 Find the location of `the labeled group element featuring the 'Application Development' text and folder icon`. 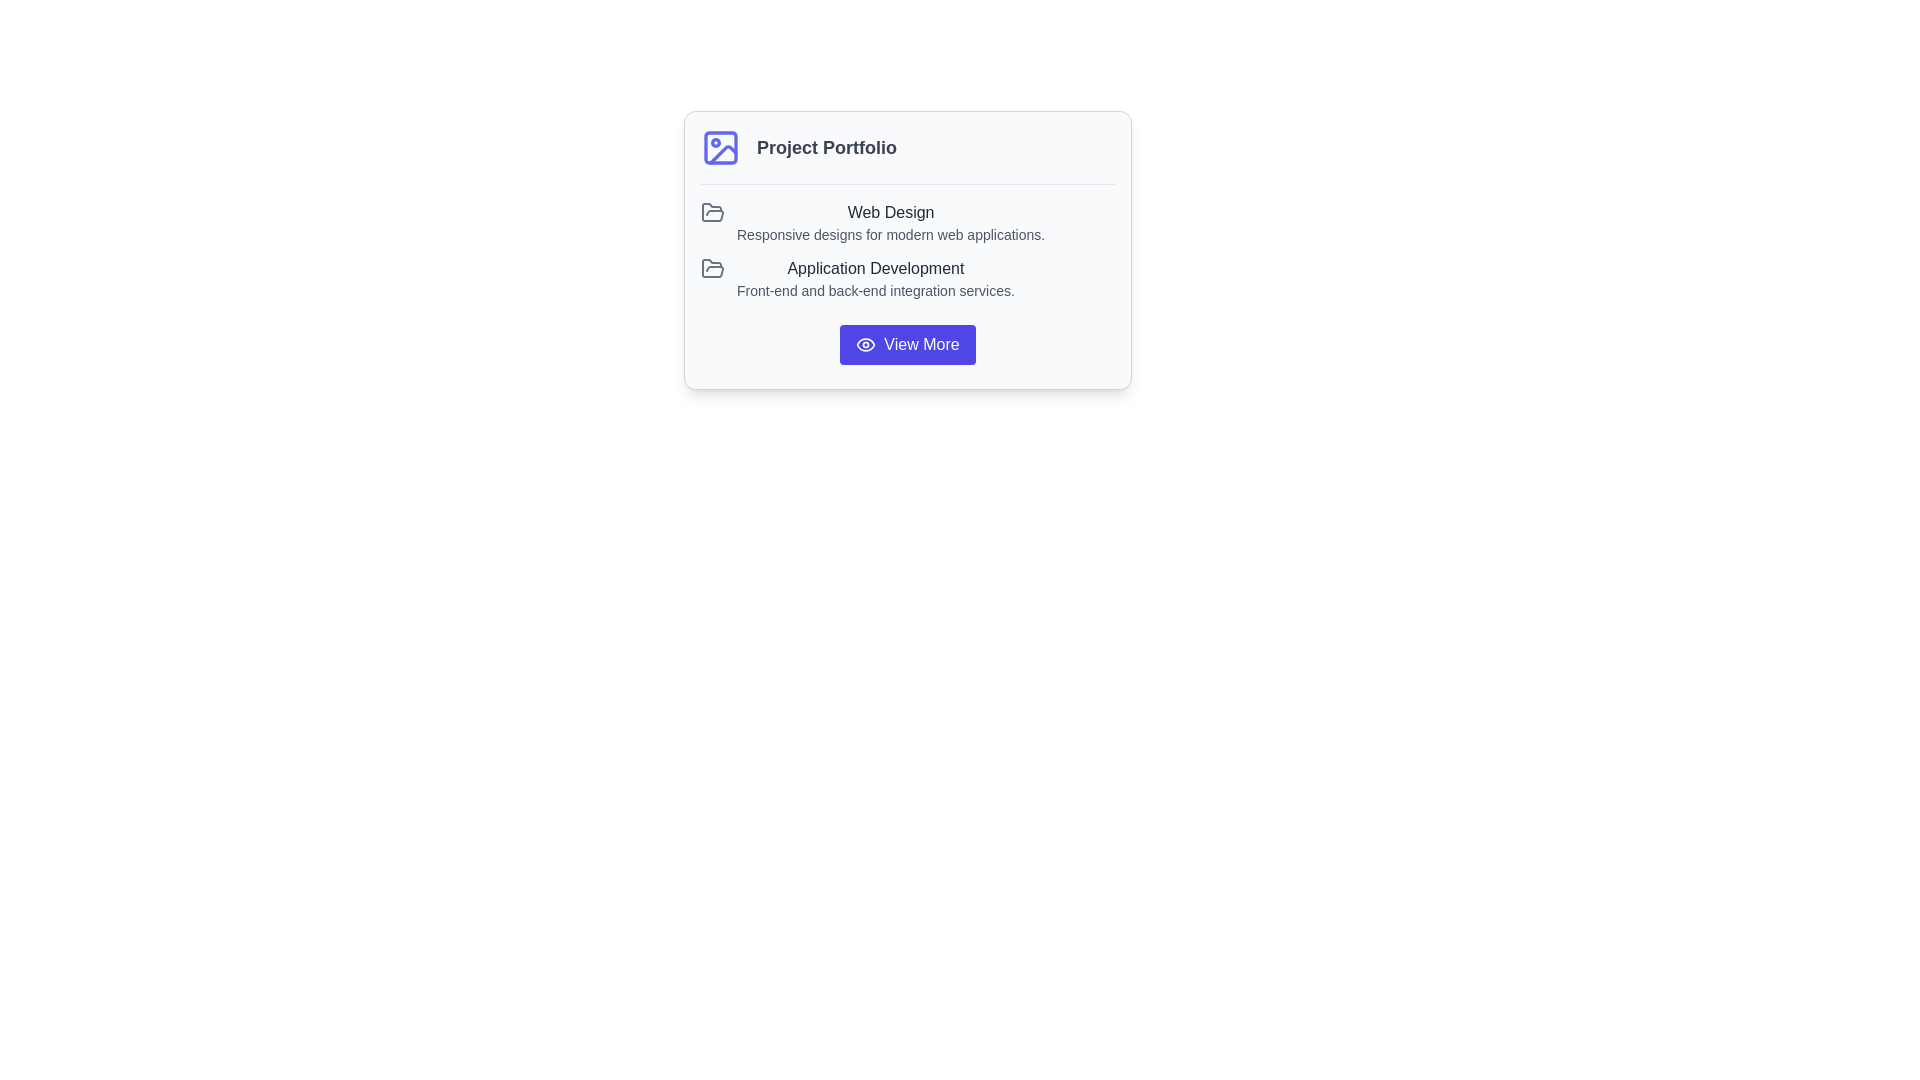

the labeled group element featuring the 'Application Development' text and folder icon is located at coordinates (906, 278).